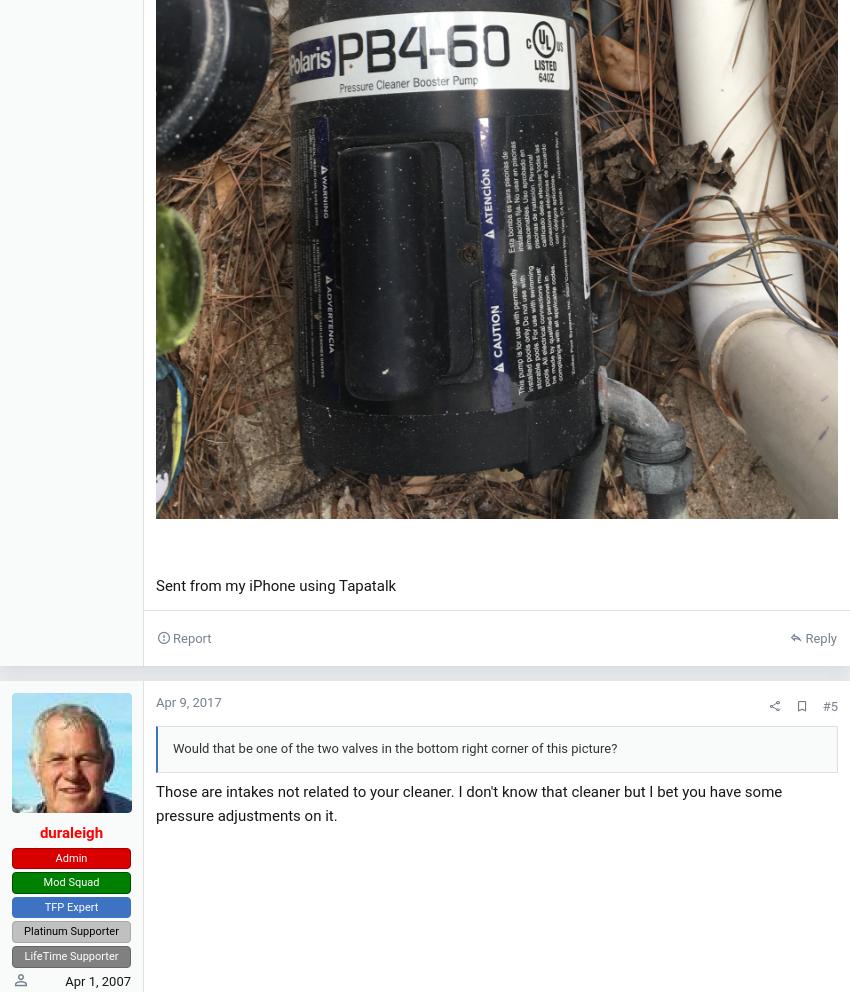 The height and width of the screenshot is (992, 850). I want to click on 'Platinum Supporter', so click(70, 930).